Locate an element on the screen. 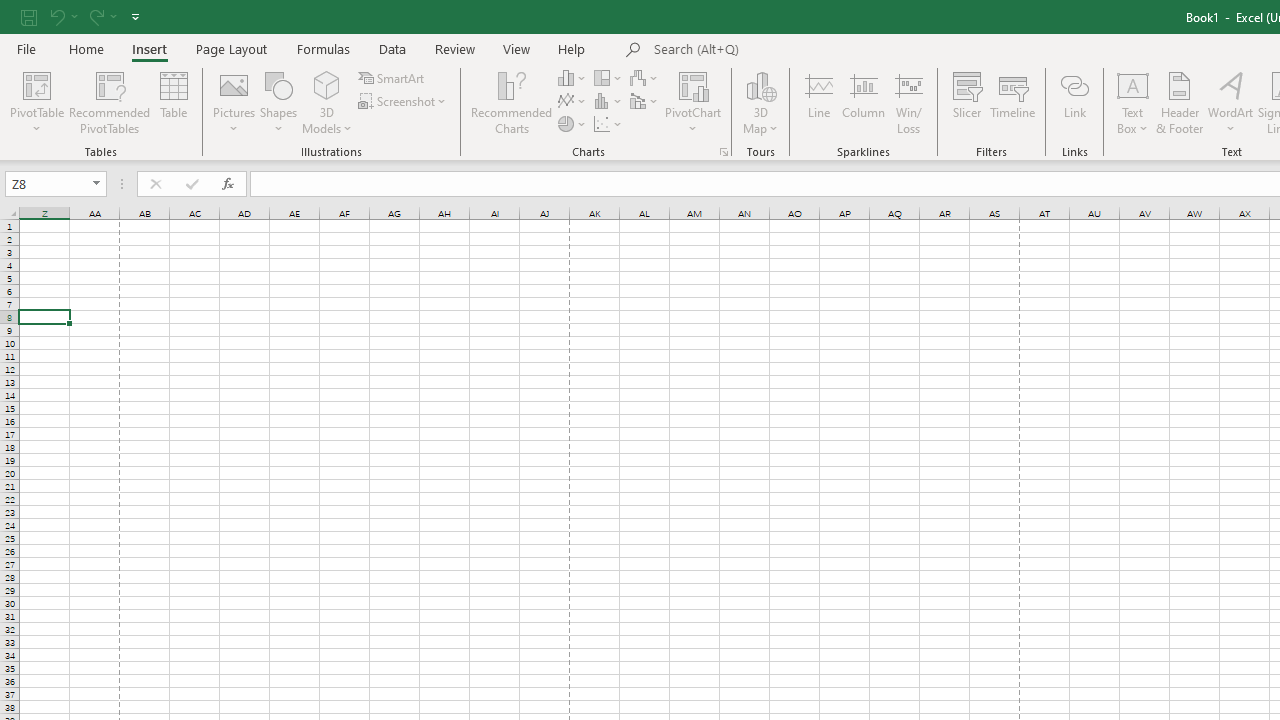 This screenshot has width=1280, height=720. 'Insert Pie or Doughnut Chart' is located at coordinates (572, 124).